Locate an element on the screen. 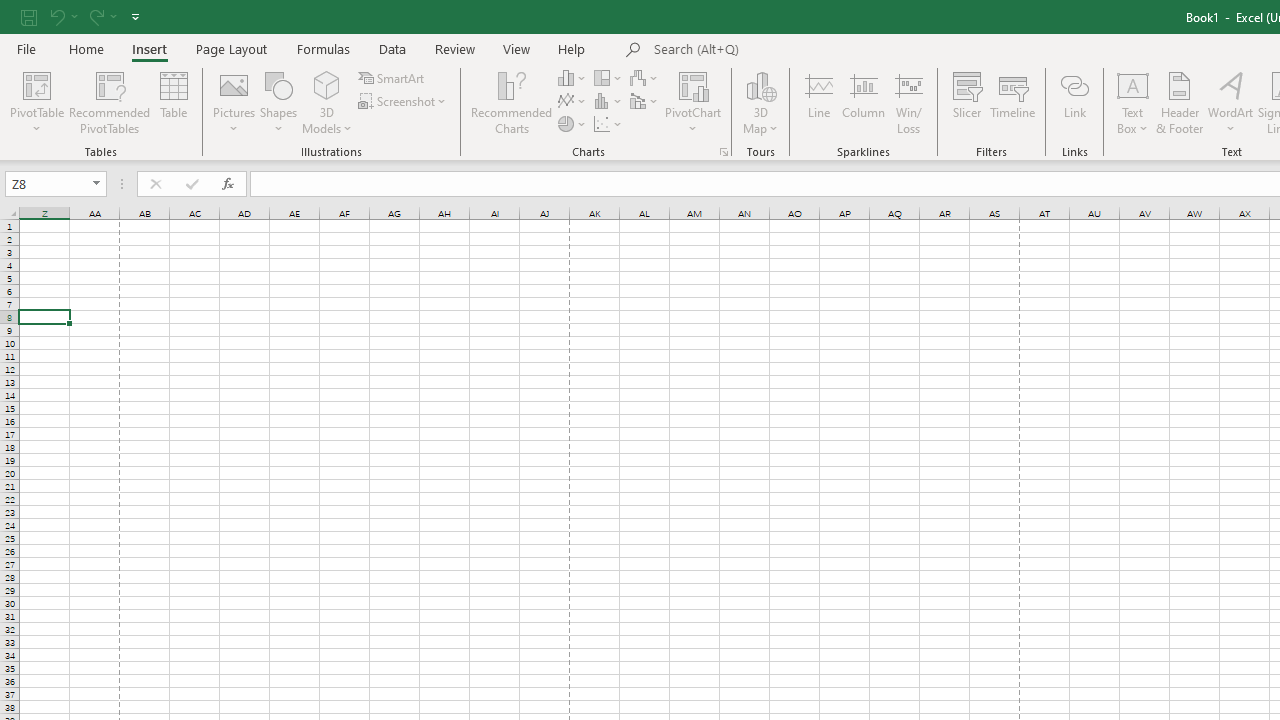 This screenshot has width=1280, height=720. 'Insert Pie or Doughnut Chart' is located at coordinates (572, 124).